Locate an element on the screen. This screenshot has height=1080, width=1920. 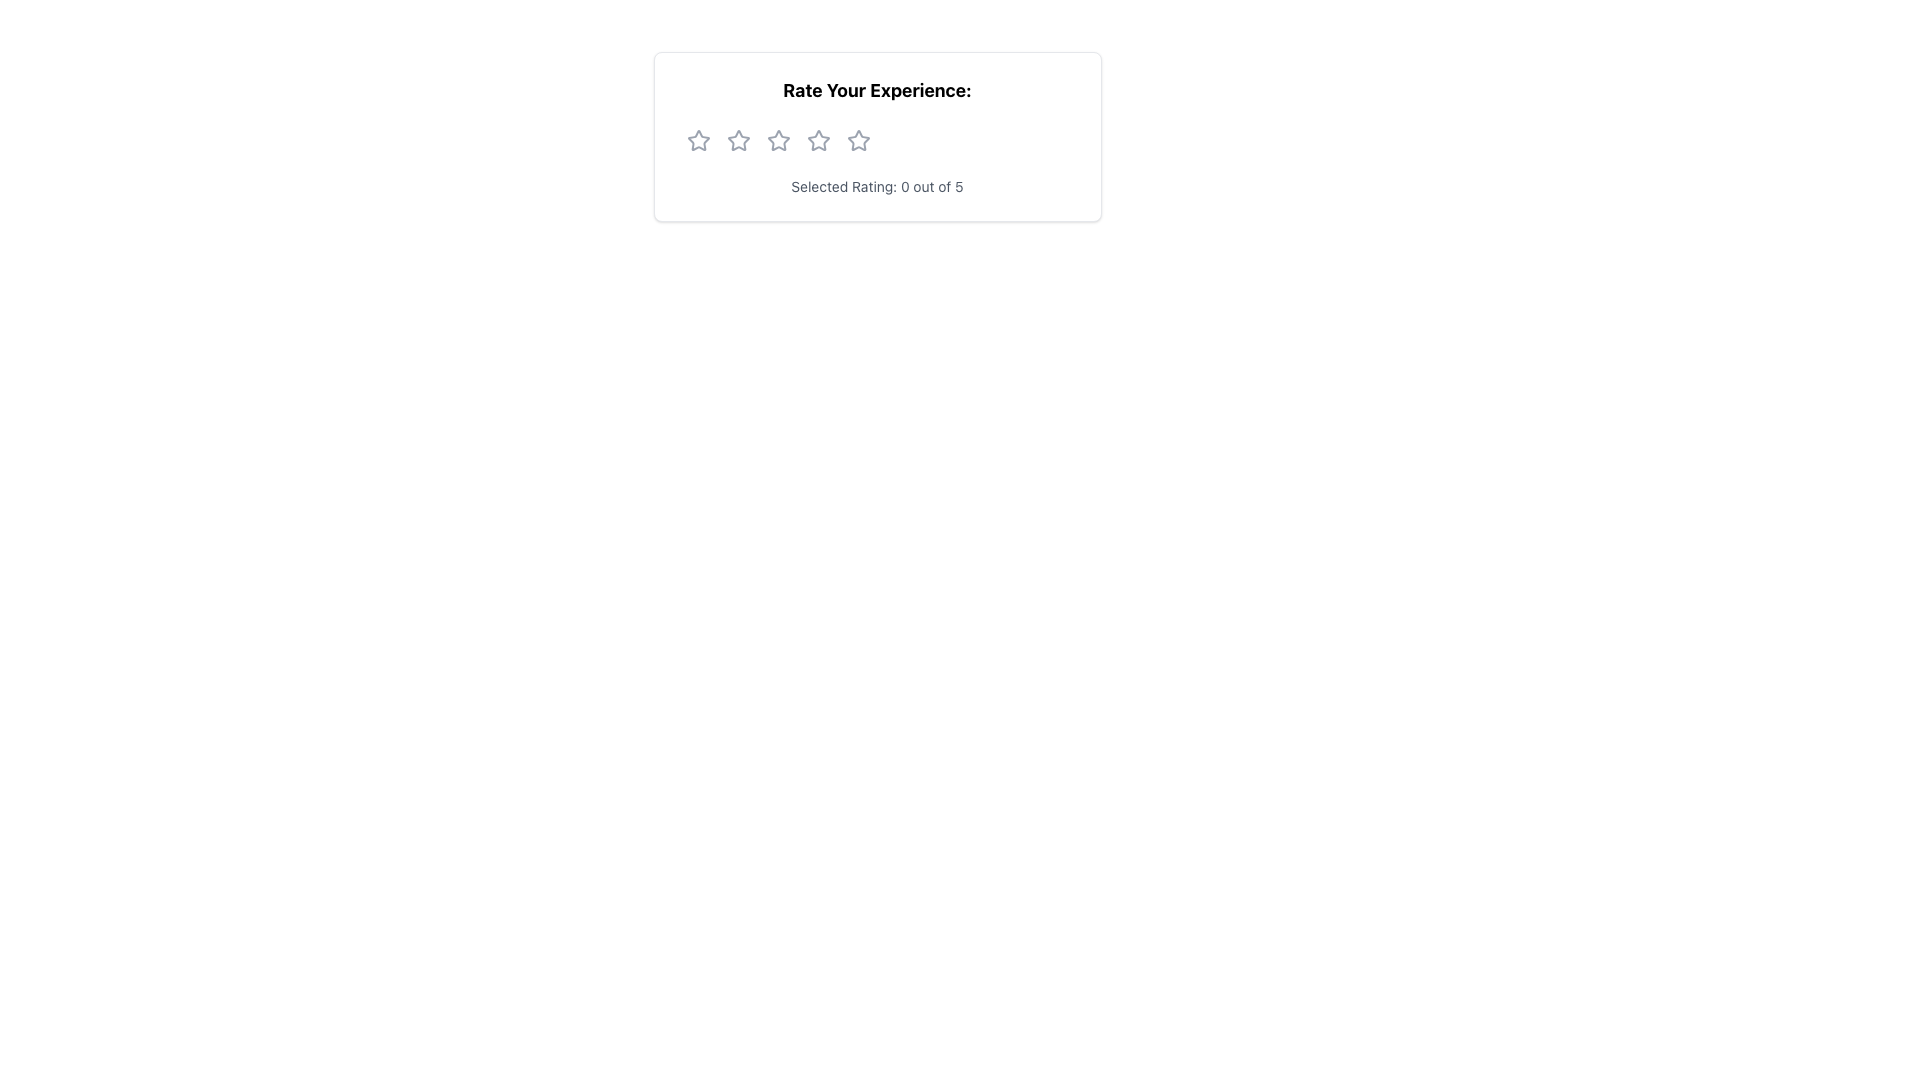
the third star icon in the rating system is located at coordinates (818, 140).